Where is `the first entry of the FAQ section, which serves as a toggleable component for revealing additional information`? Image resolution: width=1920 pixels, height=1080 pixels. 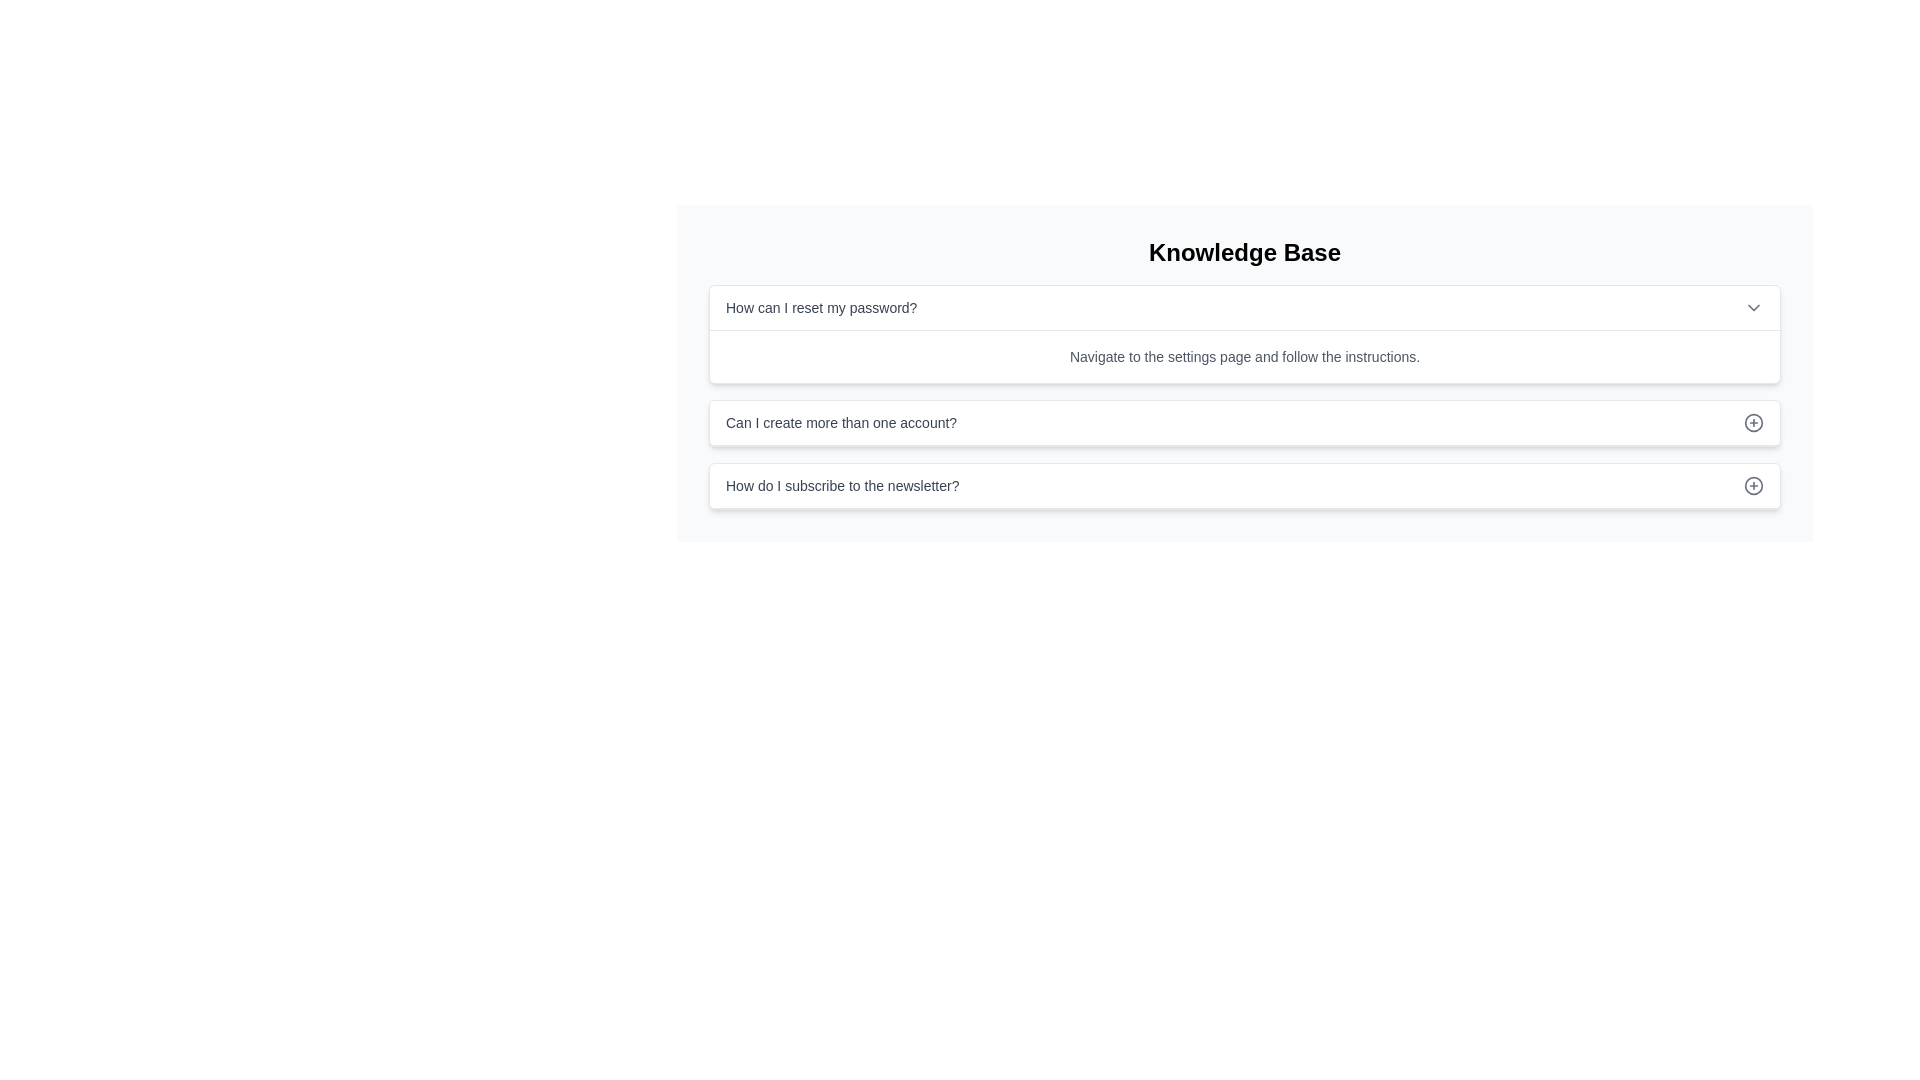 the first entry of the FAQ section, which serves as a toggleable component for revealing additional information is located at coordinates (1243, 308).